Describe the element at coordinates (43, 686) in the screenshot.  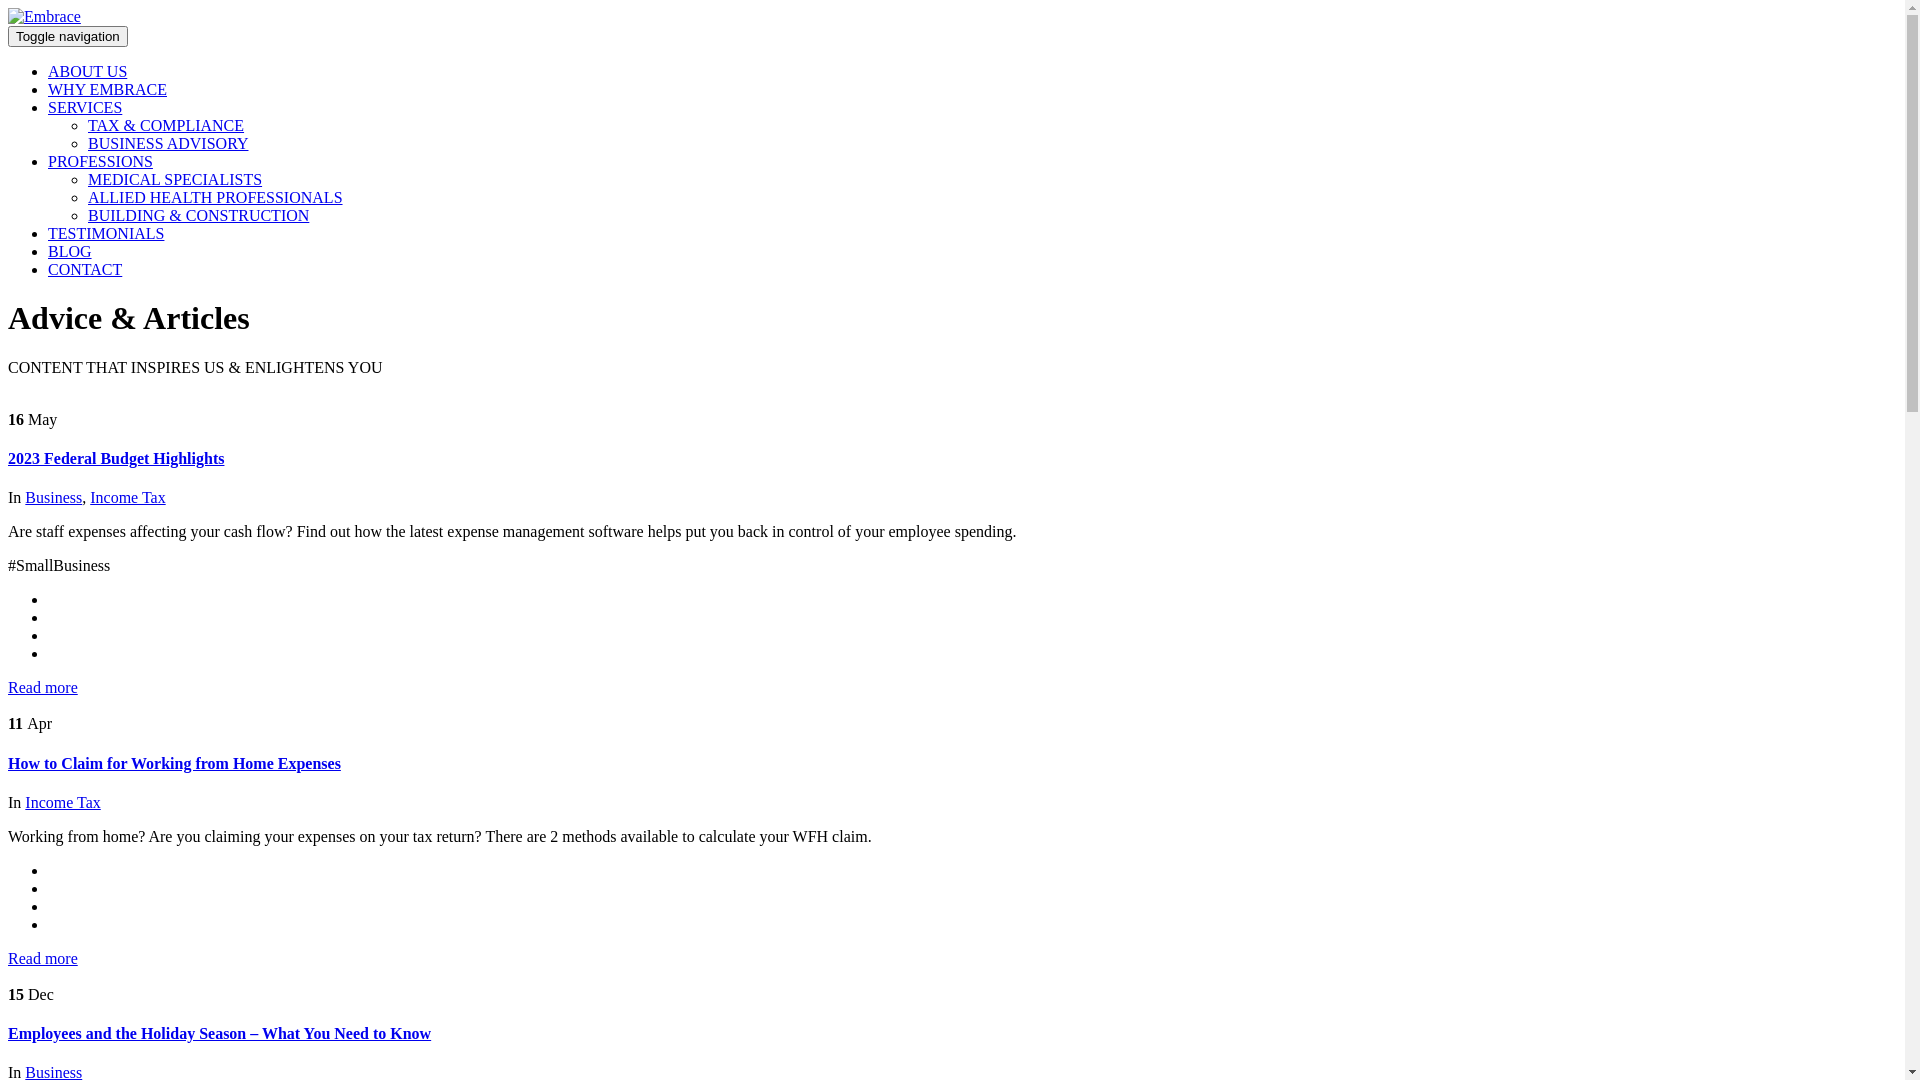
I see `'Read more'` at that location.